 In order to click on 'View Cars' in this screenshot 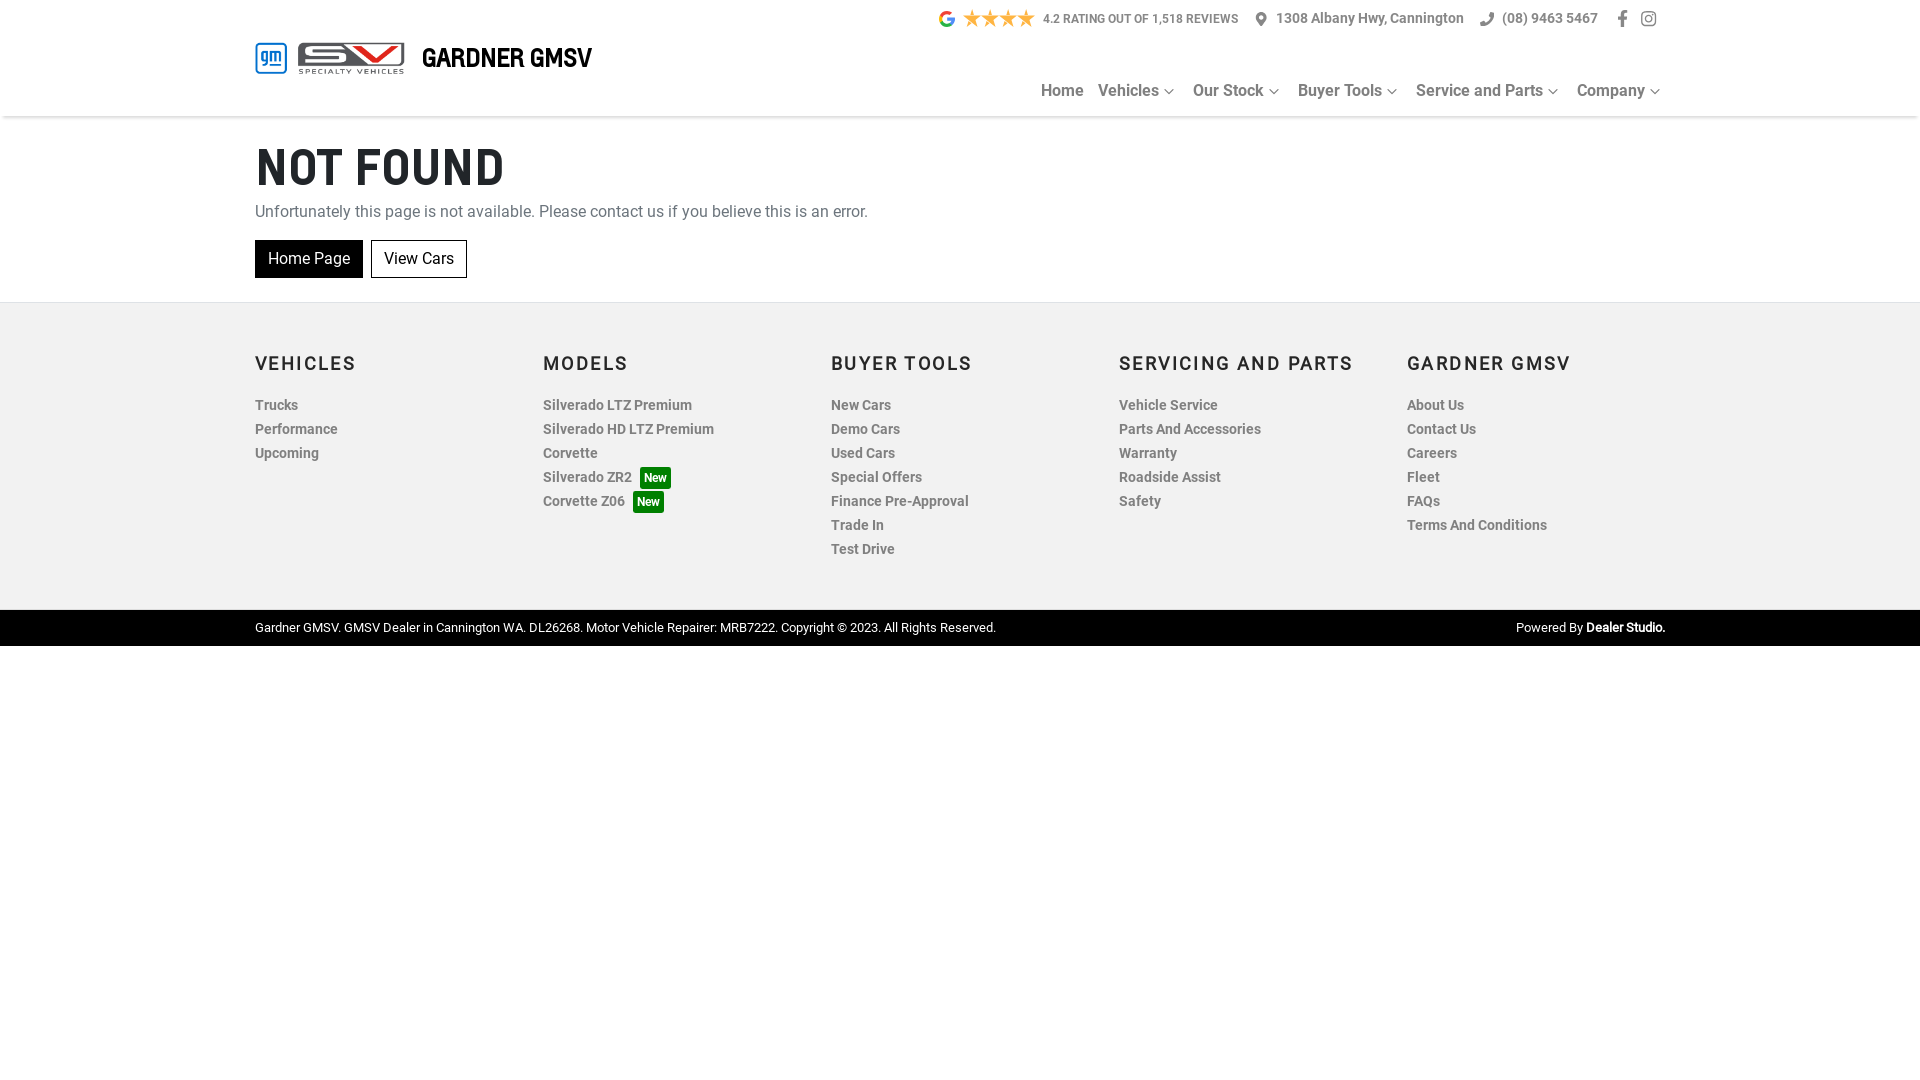, I will do `click(370, 257)`.